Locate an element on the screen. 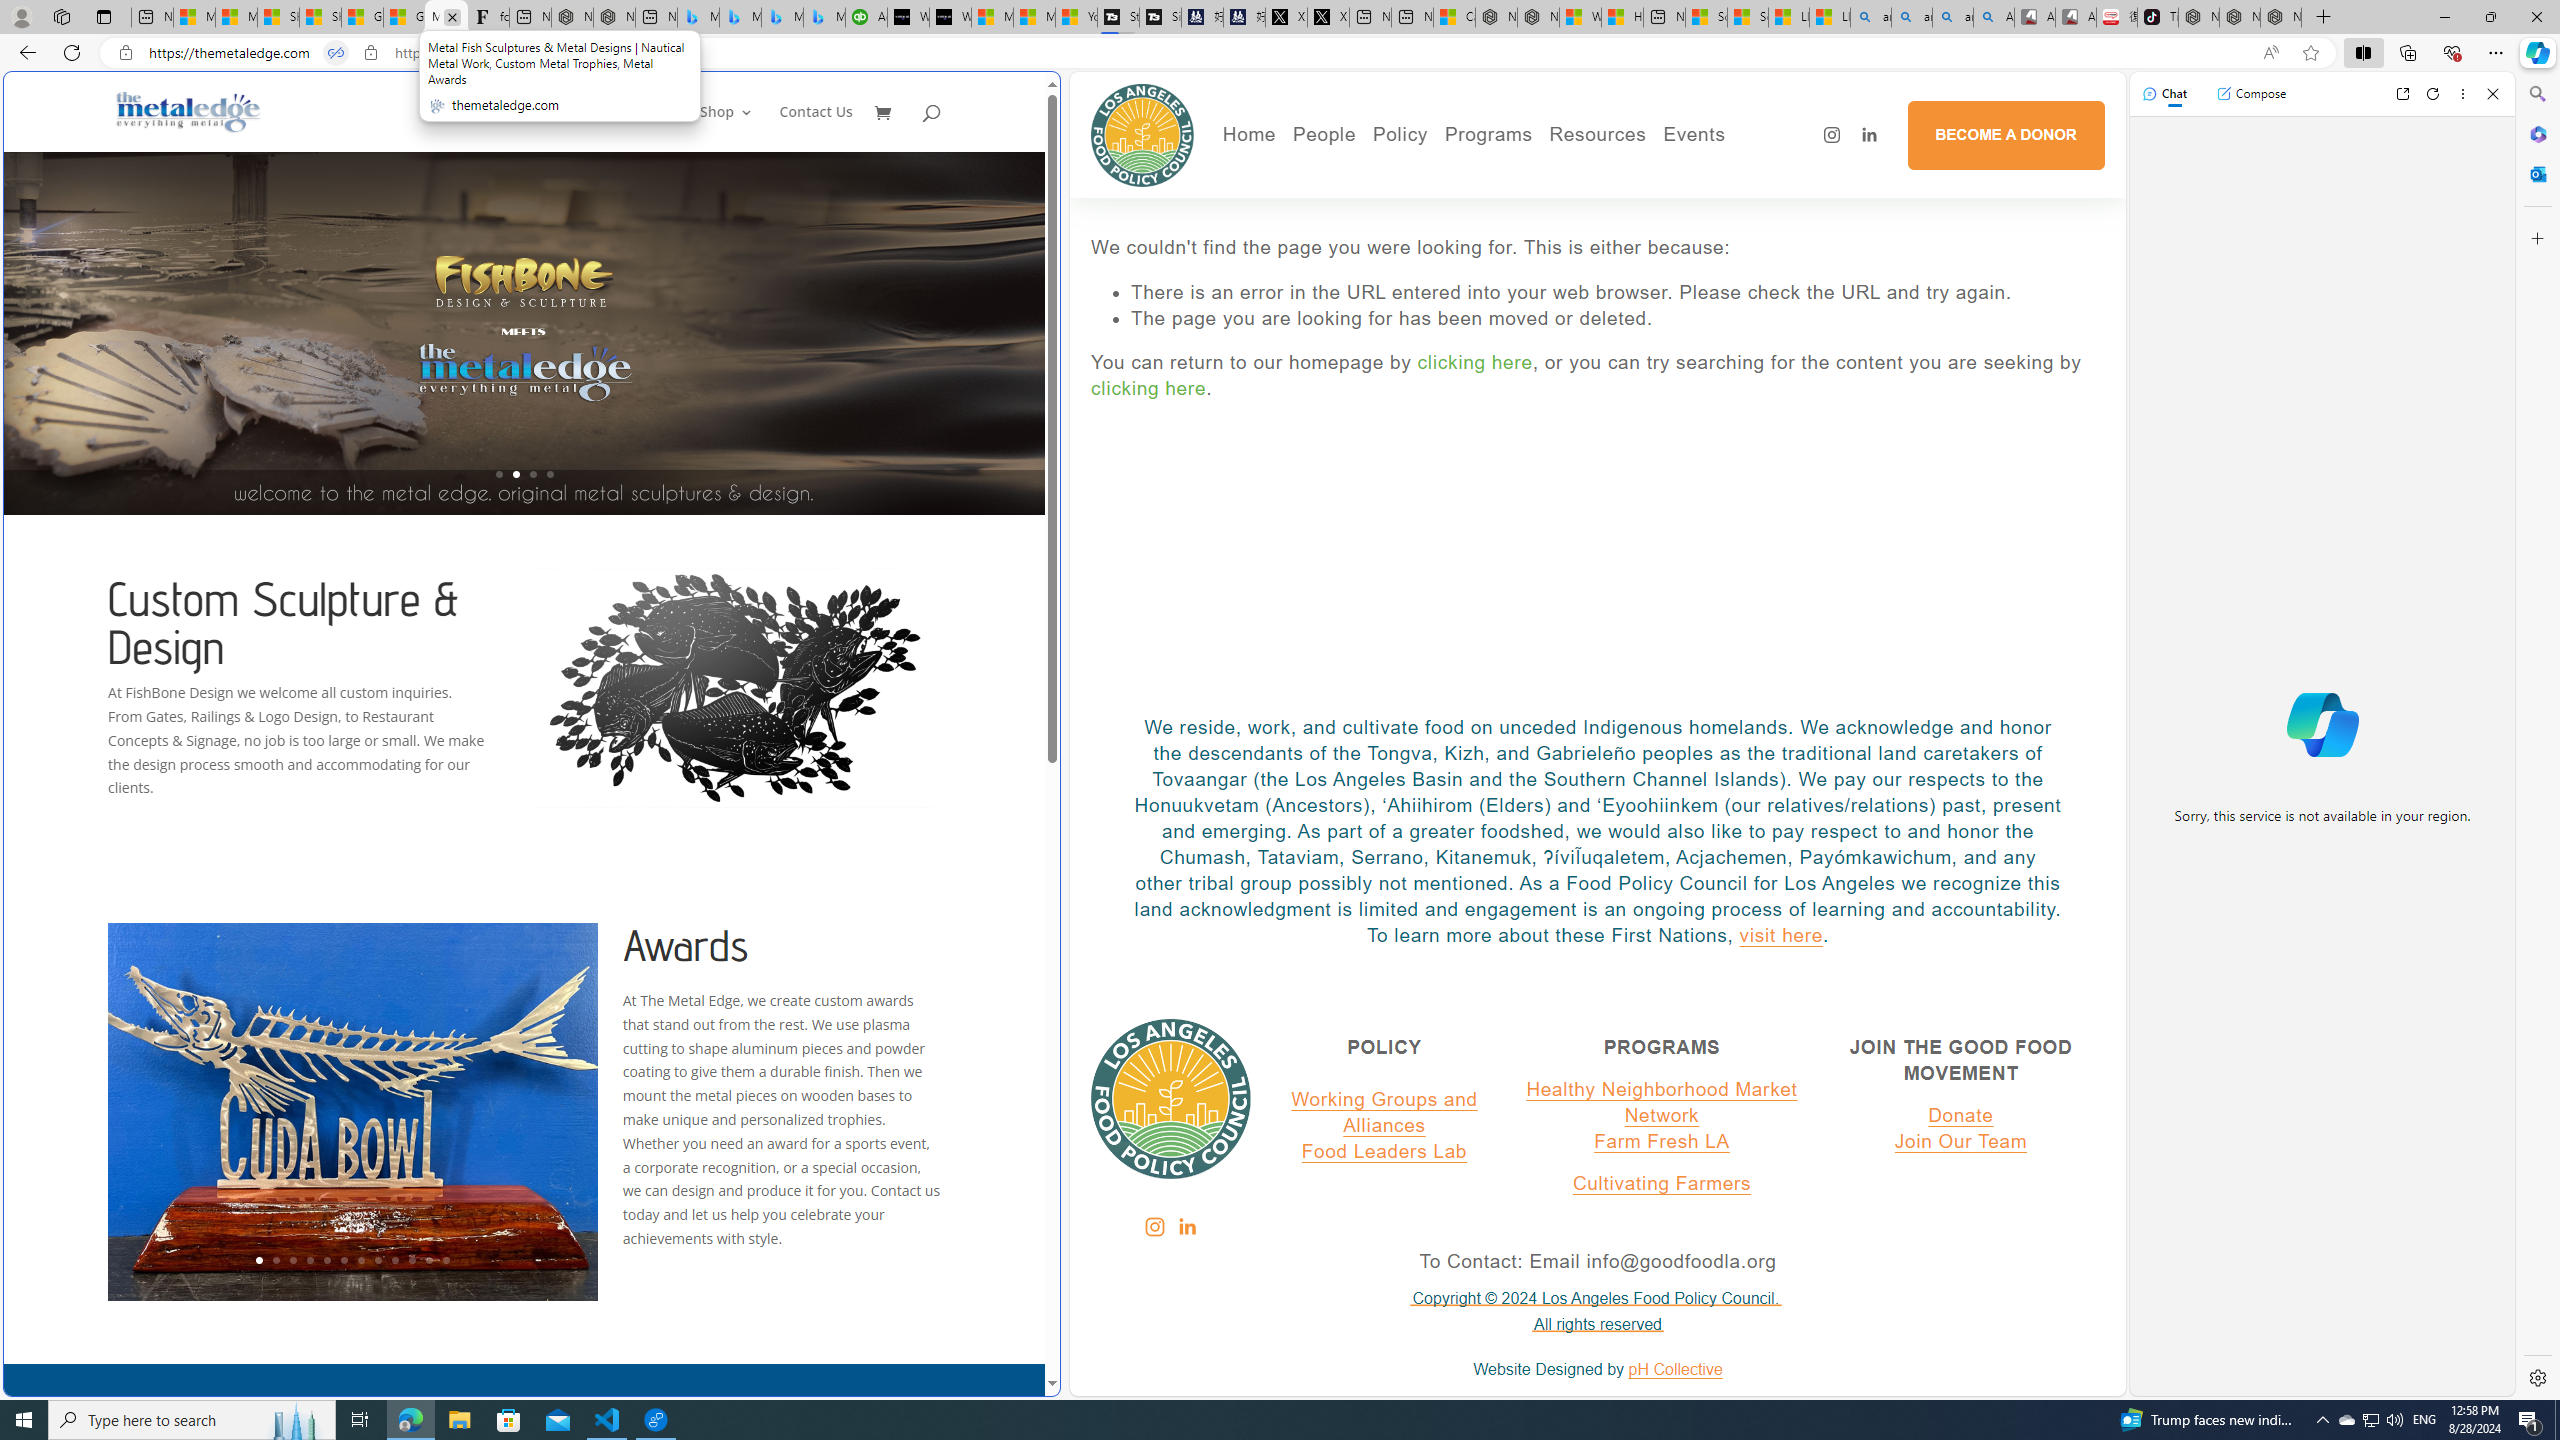 This screenshot has height=1440, width=2560. 'Close' is located at coordinates (2491, 93).